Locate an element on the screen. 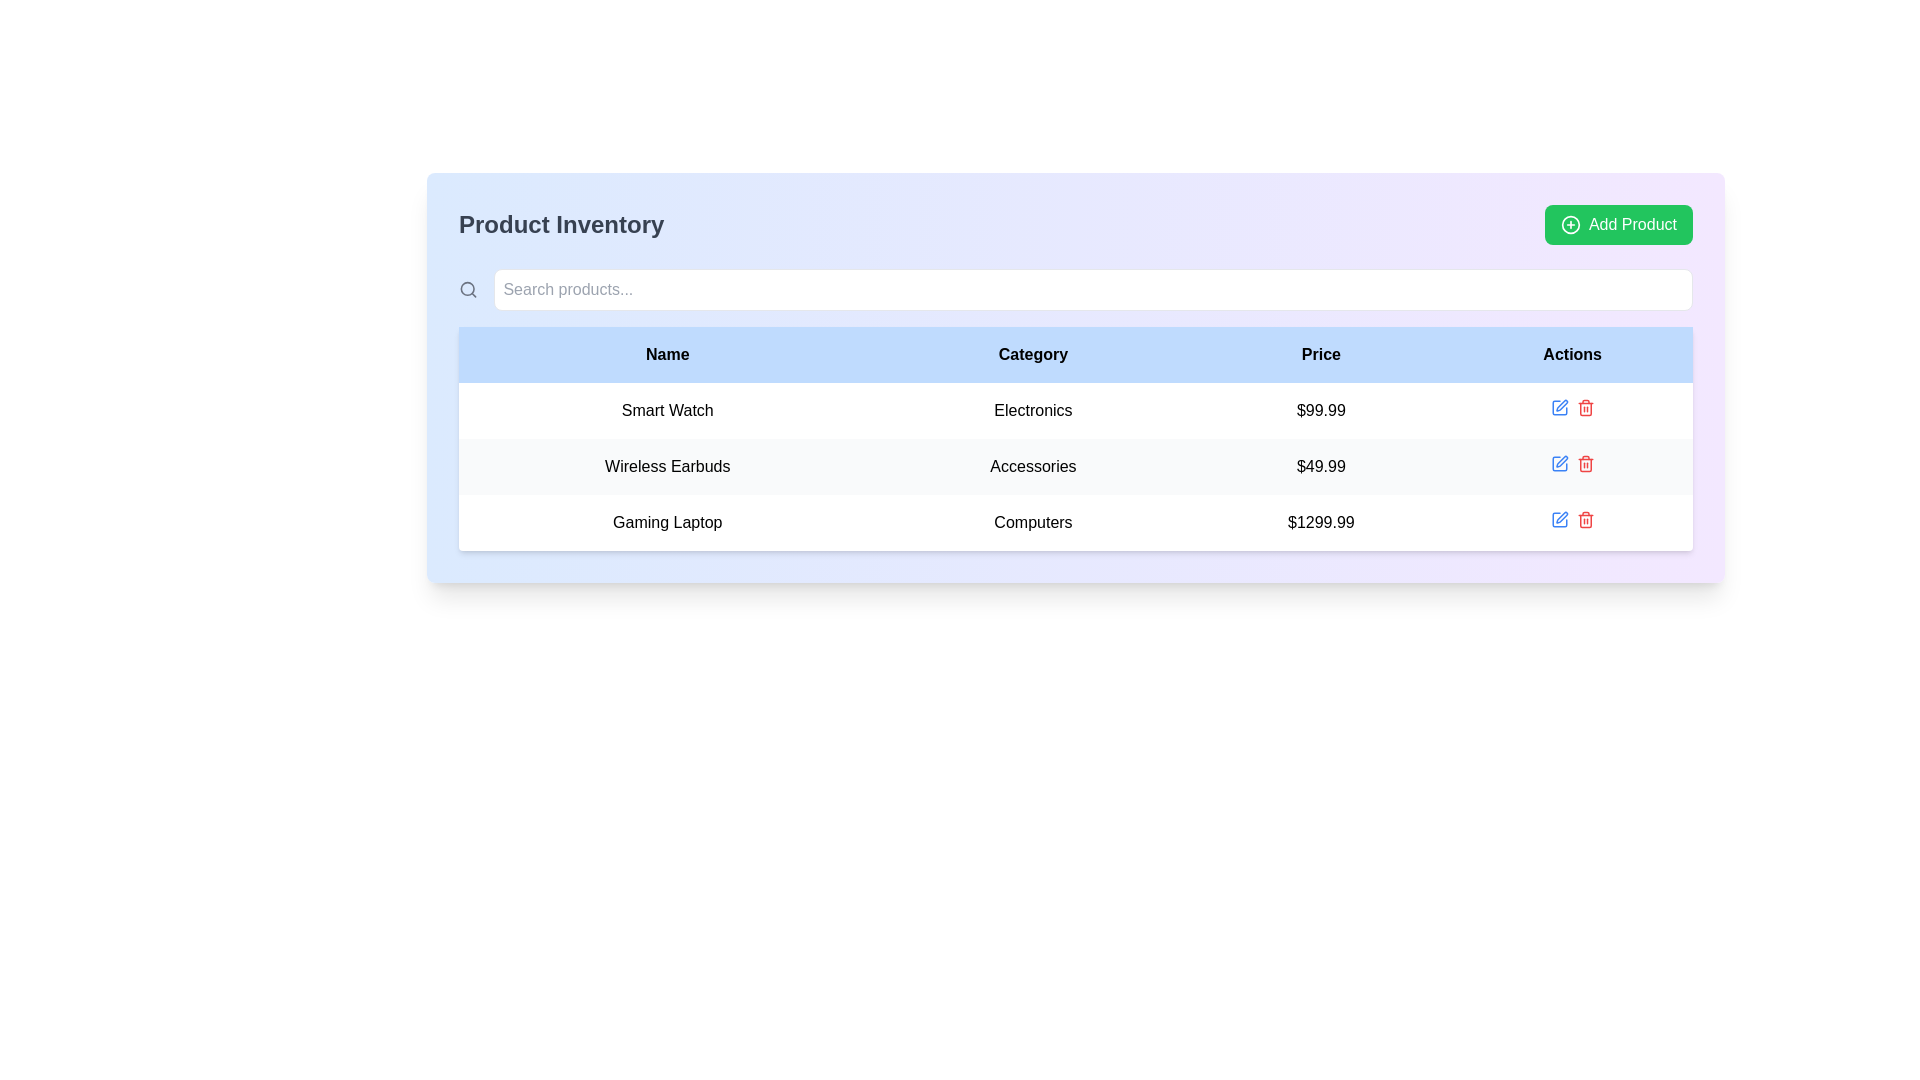 This screenshot has width=1920, height=1080. the price label displaying '$99.99' for the 'Smart Watch' product in the first row of the table is located at coordinates (1321, 410).